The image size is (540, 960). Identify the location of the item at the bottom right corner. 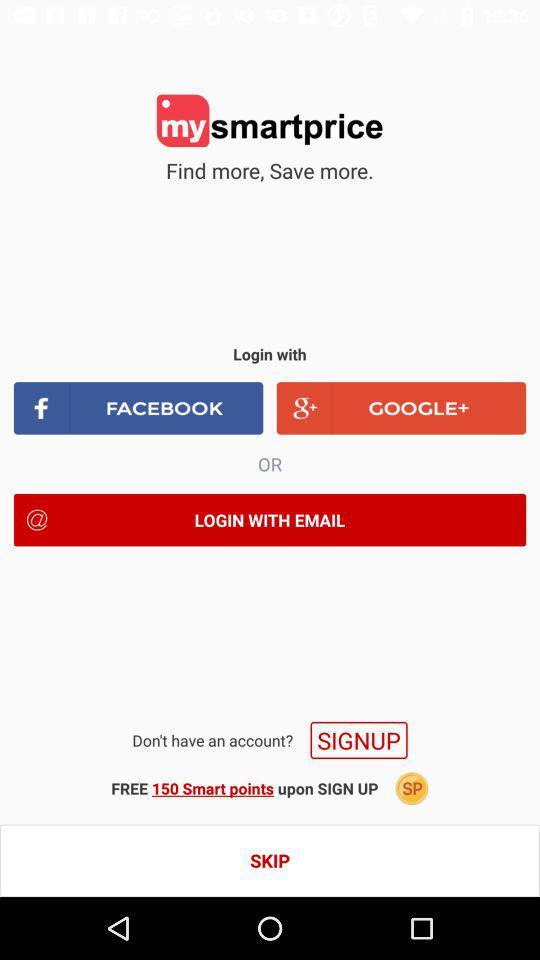
(411, 788).